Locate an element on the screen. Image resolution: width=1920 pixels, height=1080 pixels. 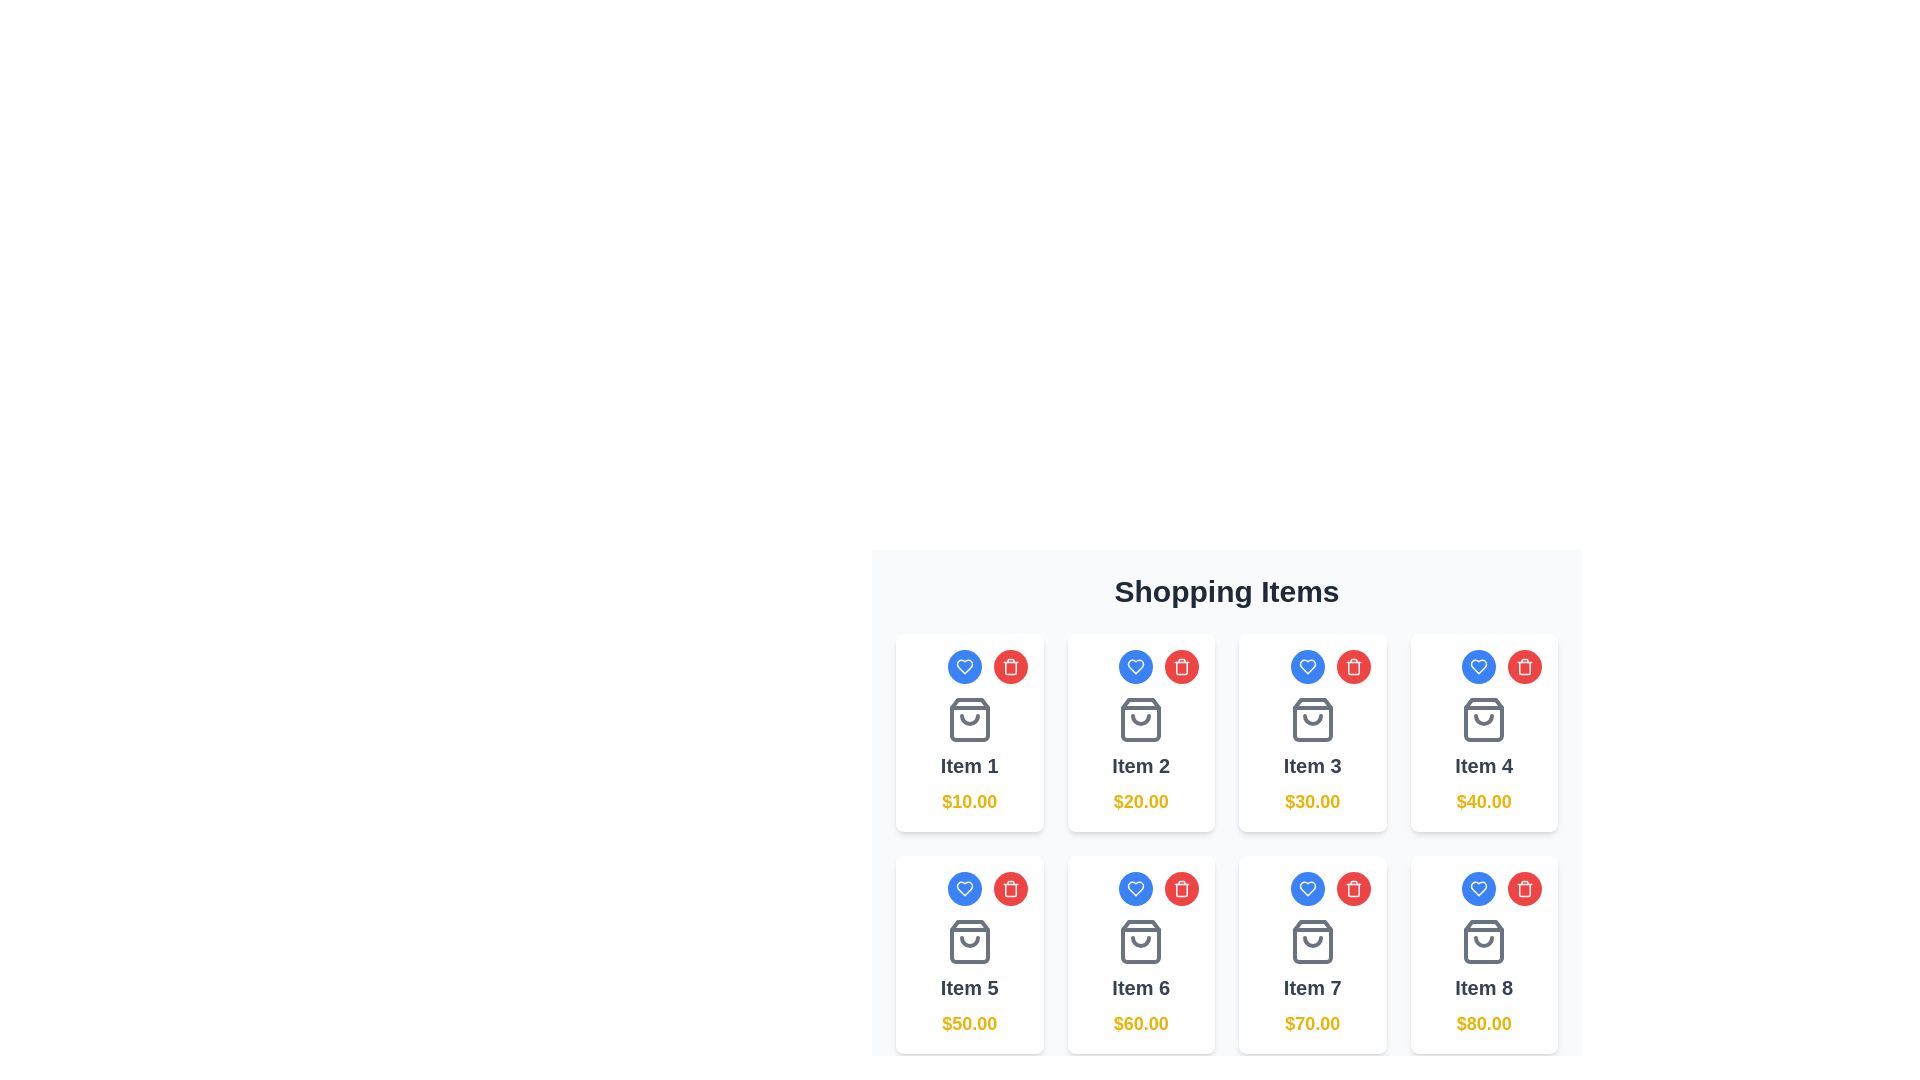
the shopping bag icon located under 'Item 8' and above the price '$80.00' in the eighth shopping item card to focus on it is located at coordinates (1484, 941).